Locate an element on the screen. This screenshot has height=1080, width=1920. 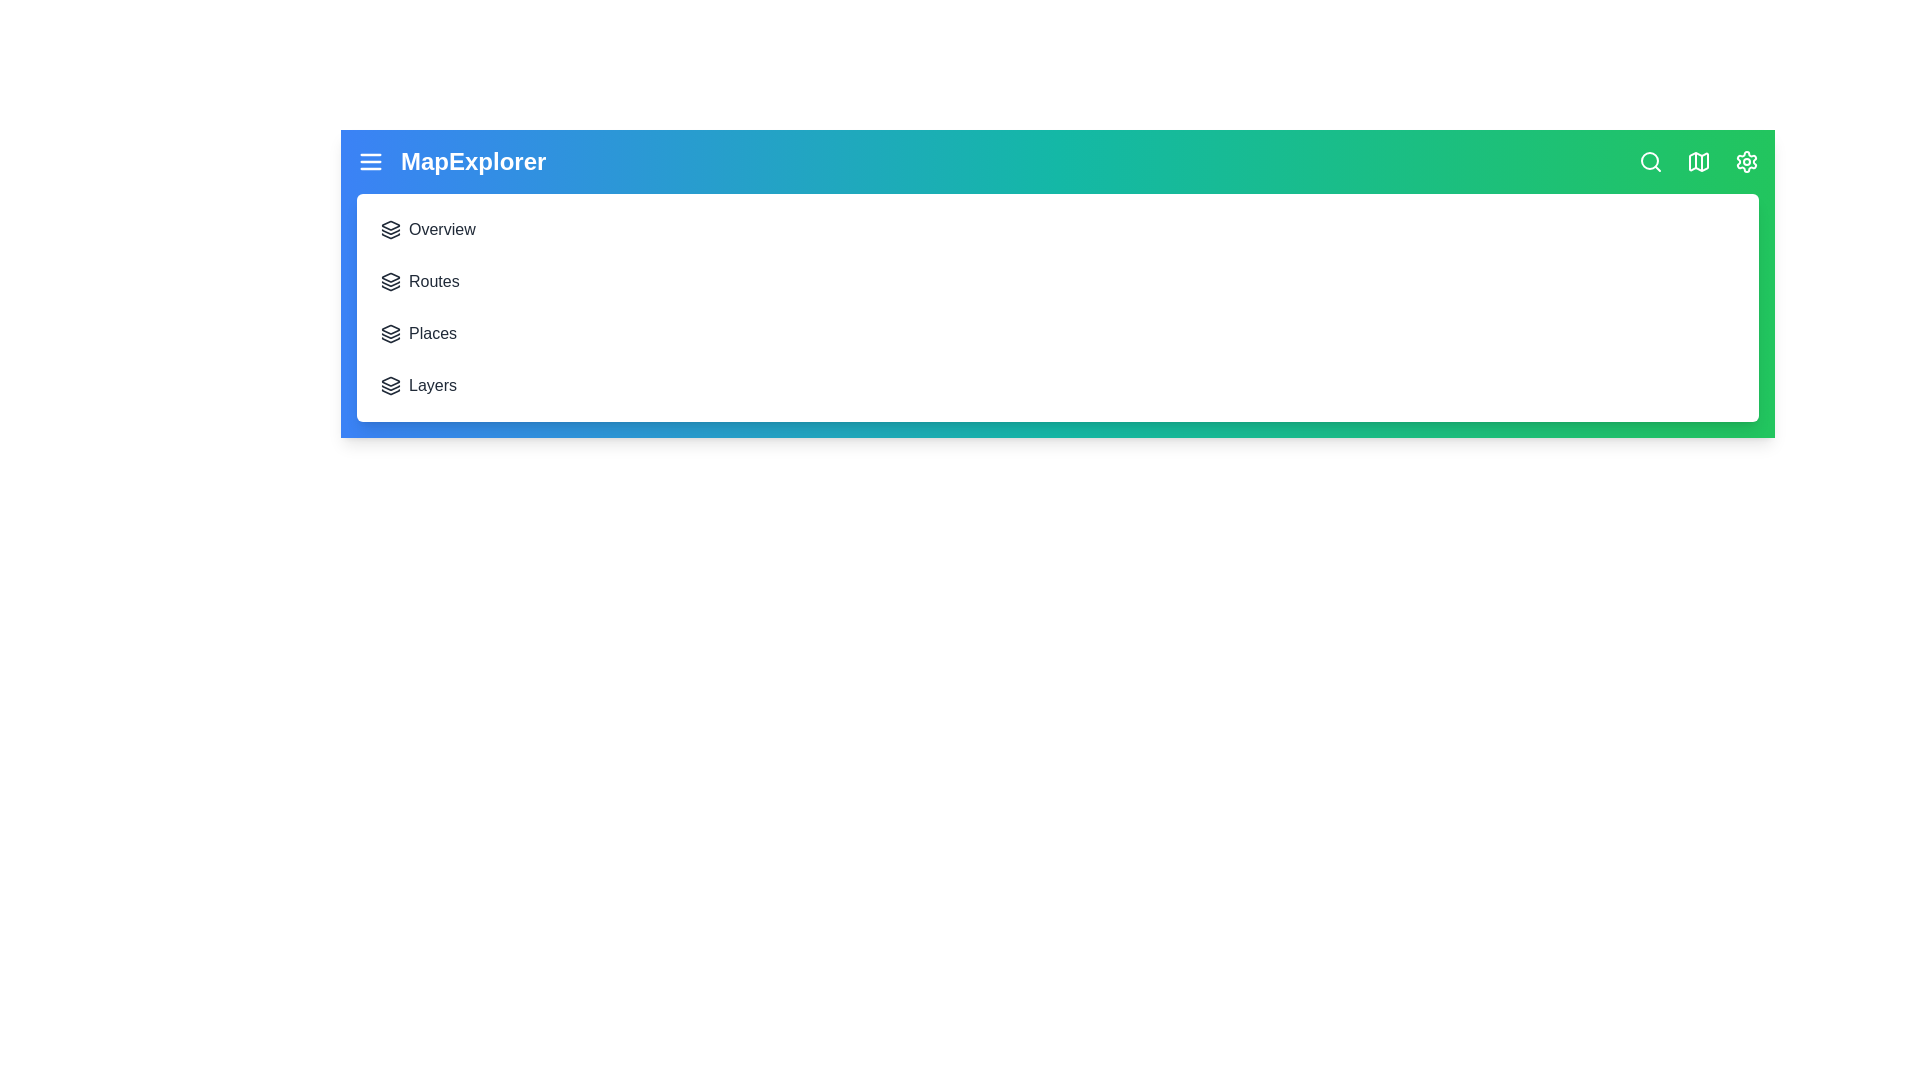
the menu item Layers to navigate to the corresponding section is located at coordinates (390, 385).